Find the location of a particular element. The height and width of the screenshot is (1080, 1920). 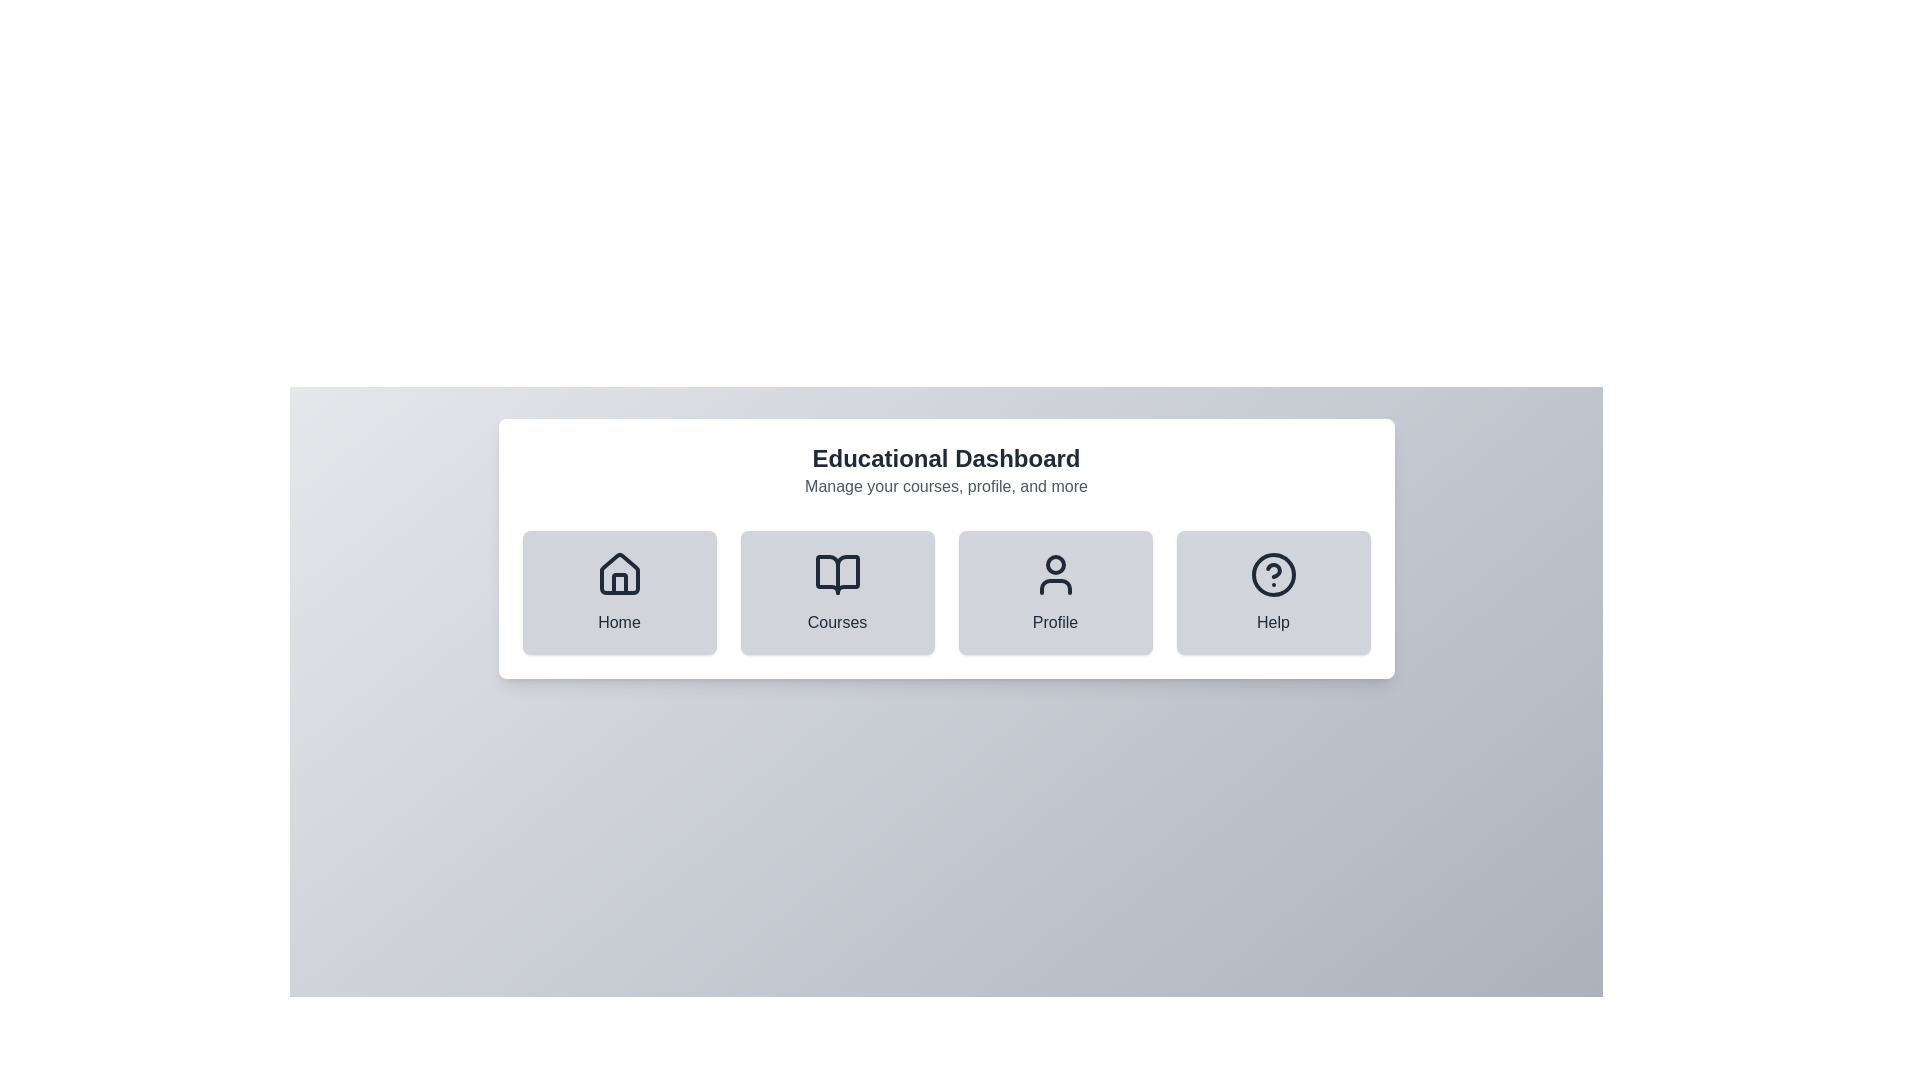

the 'Home' icon located above the label 'Home' is located at coordinates (618, 574).